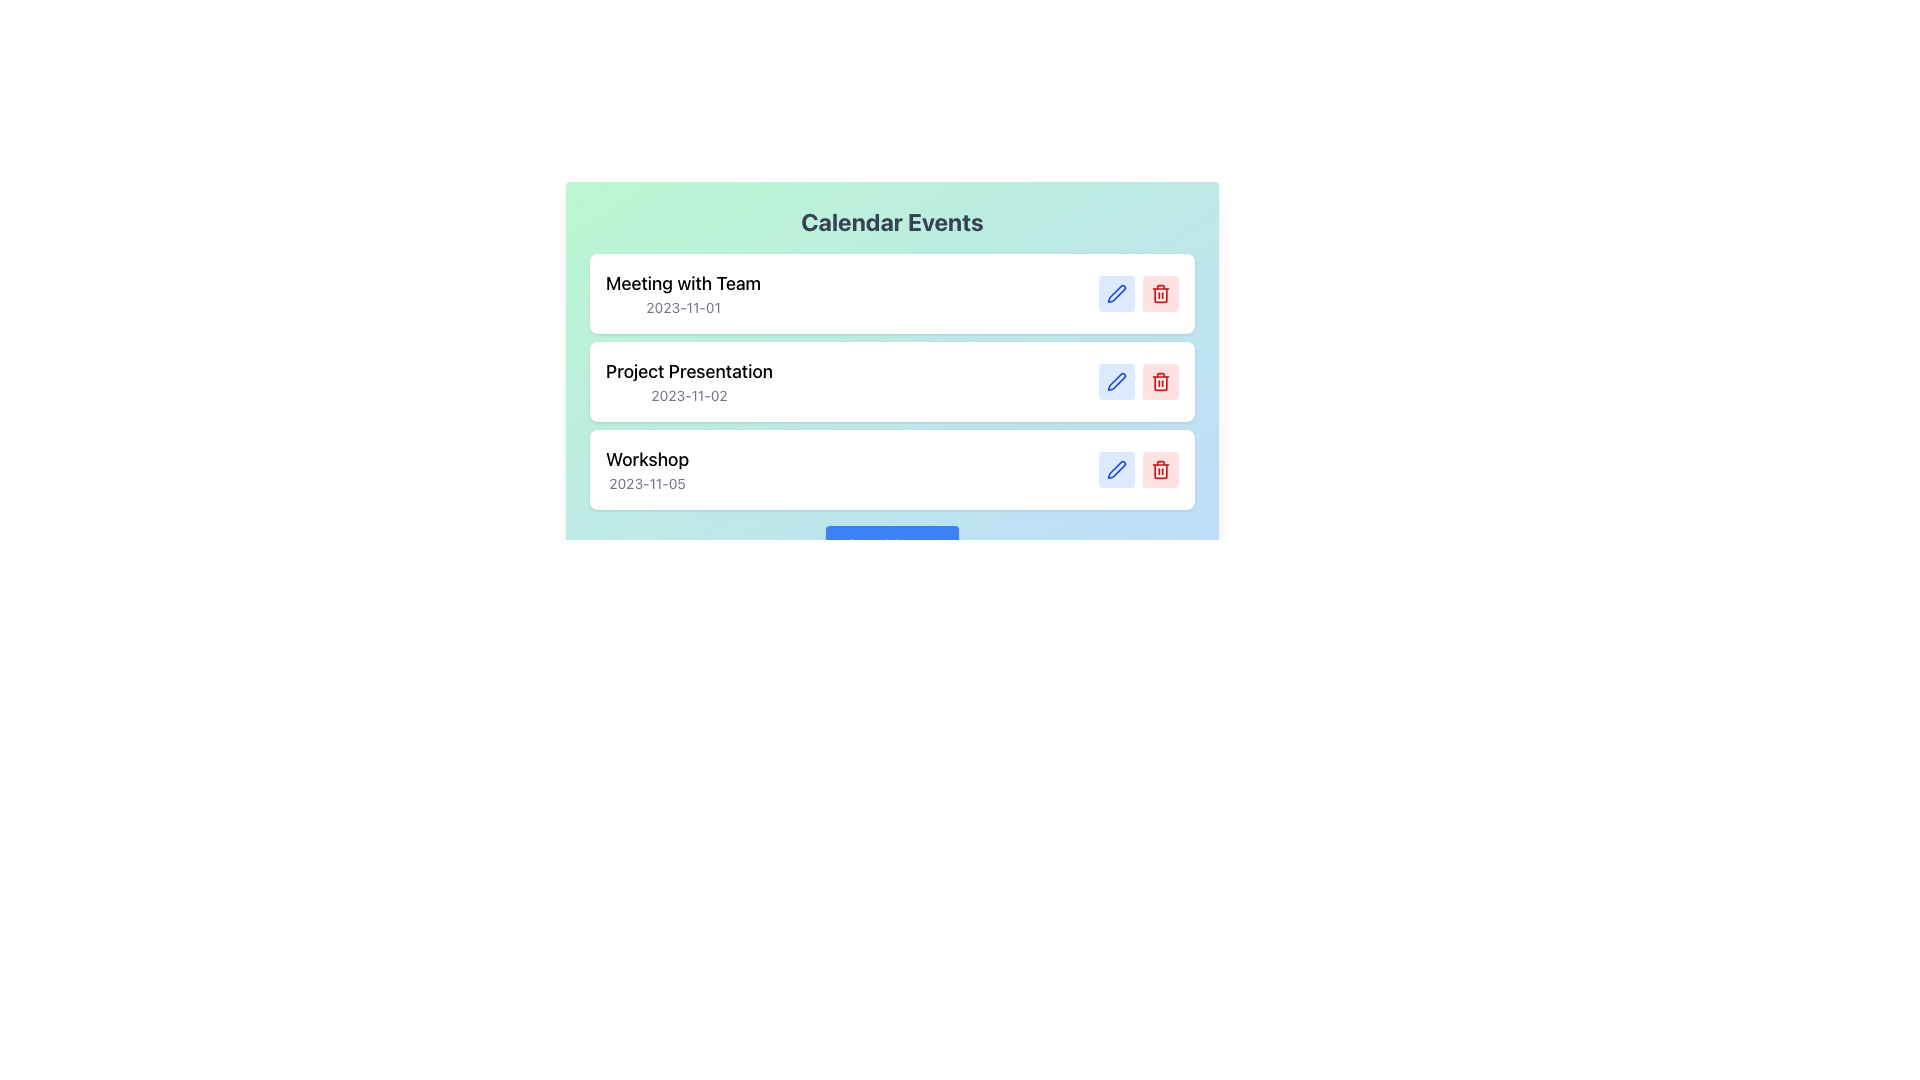 Image resolution: width=1920 pixels, height=1080 pixels. What do you see at coordinates (683, 293) in the screenshot?
I see `the event title and date text content located in the first row of the calendar interface, aligned to the left` at bounding box center [683, 293].